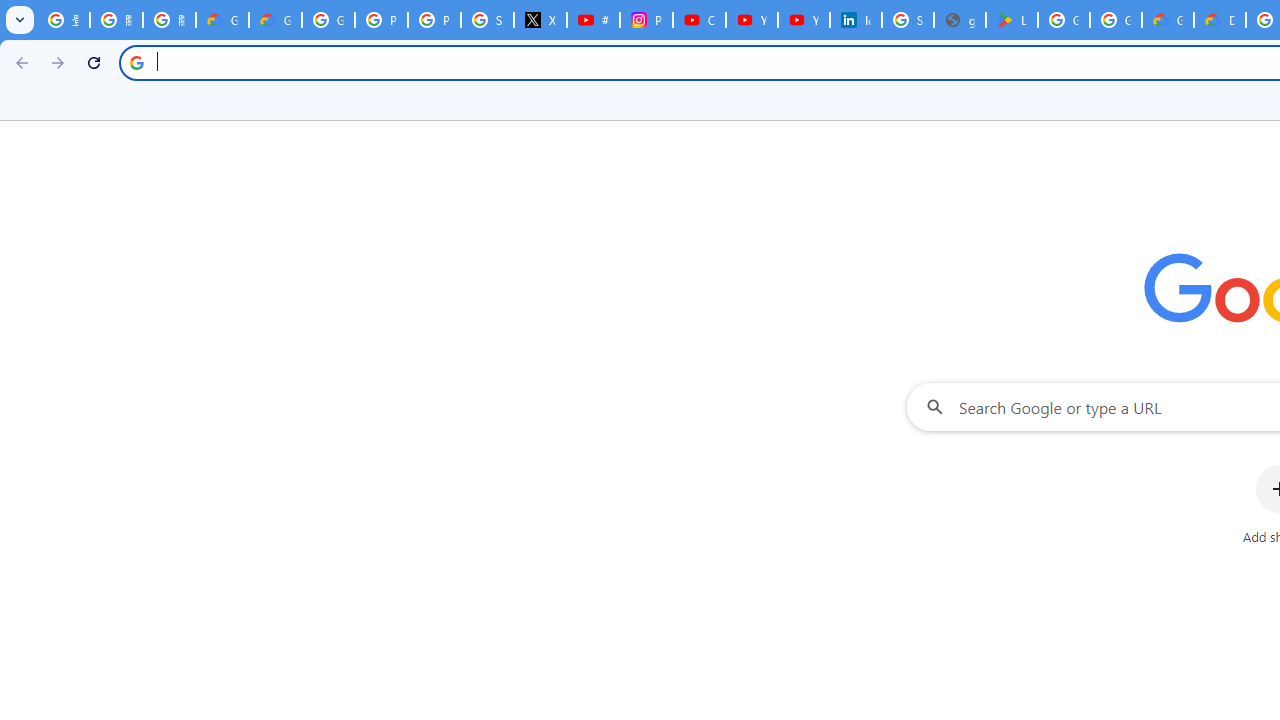  I want to click on 'Google Cloud Privacy Notice', so click(274, 20).